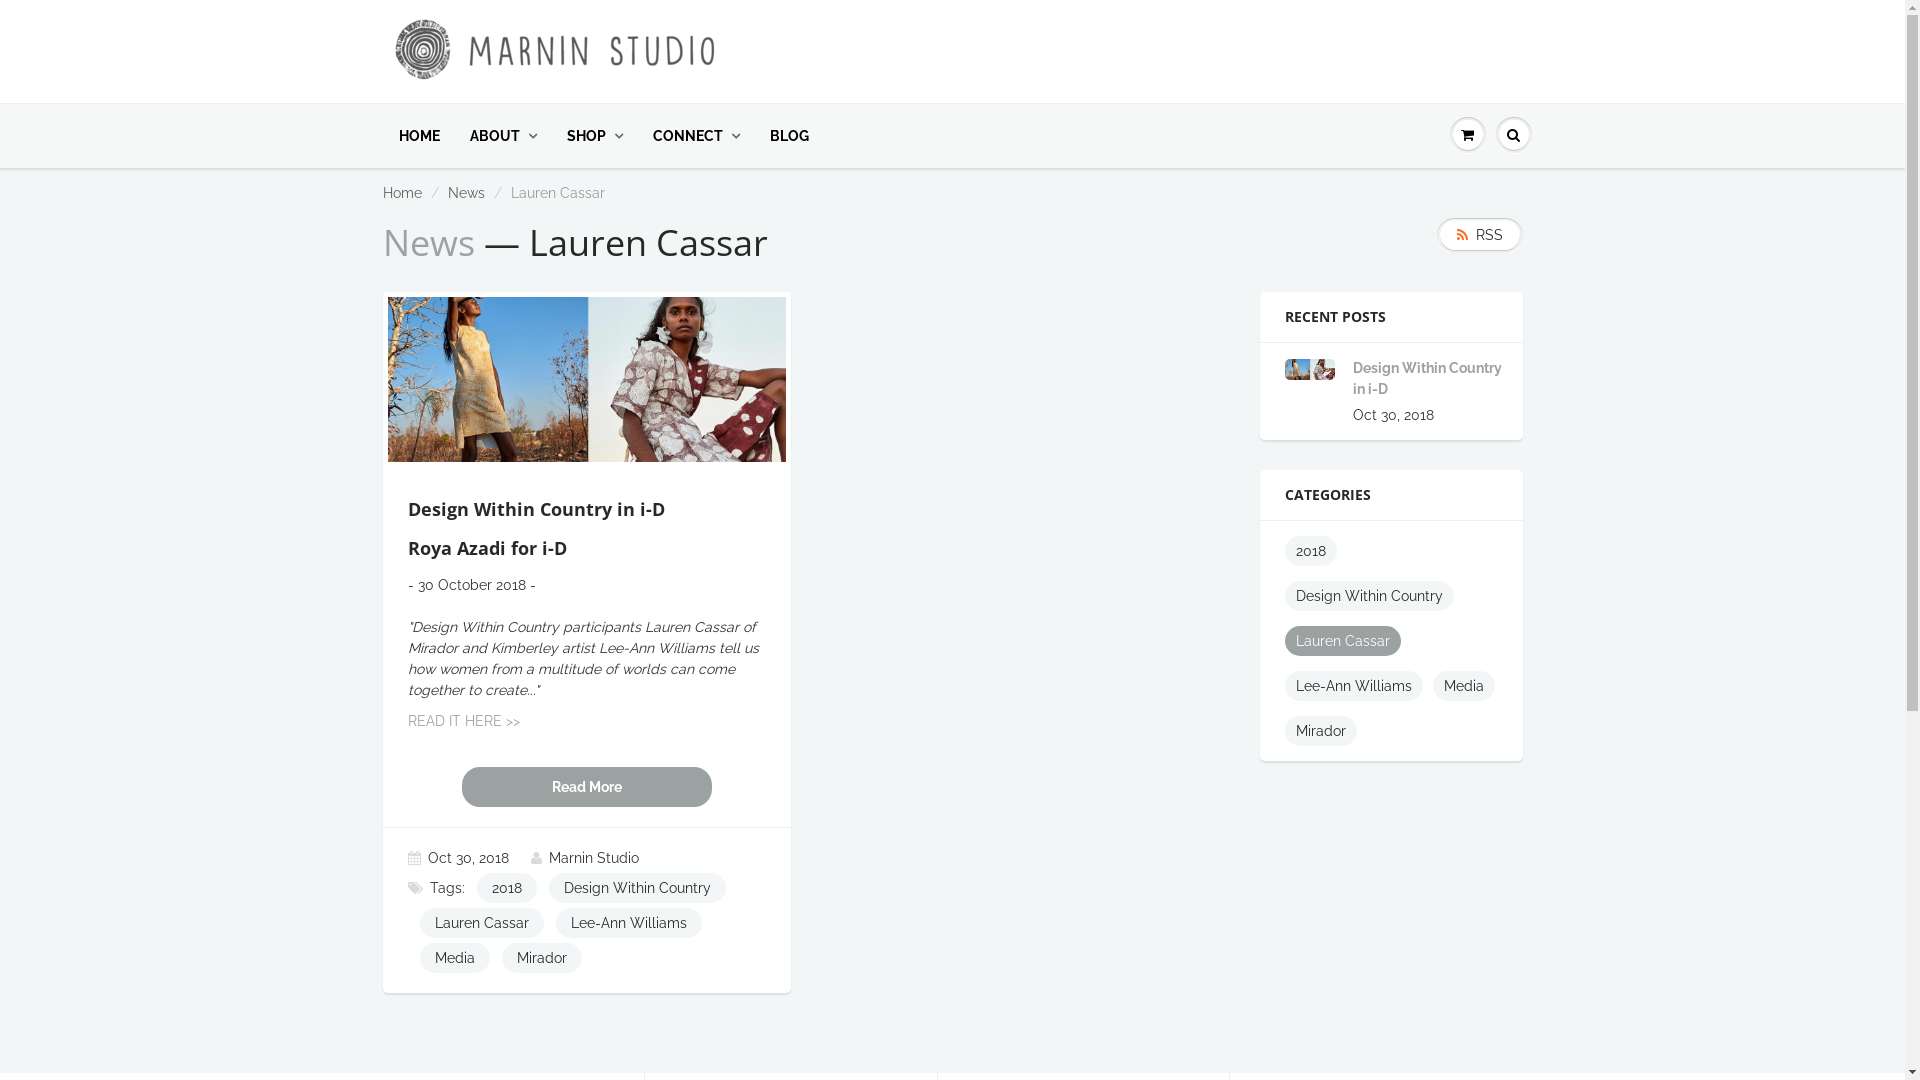  Describe the element at coordinates (1320, 731) in the screenshot. I see `'Mirador'` at that location.